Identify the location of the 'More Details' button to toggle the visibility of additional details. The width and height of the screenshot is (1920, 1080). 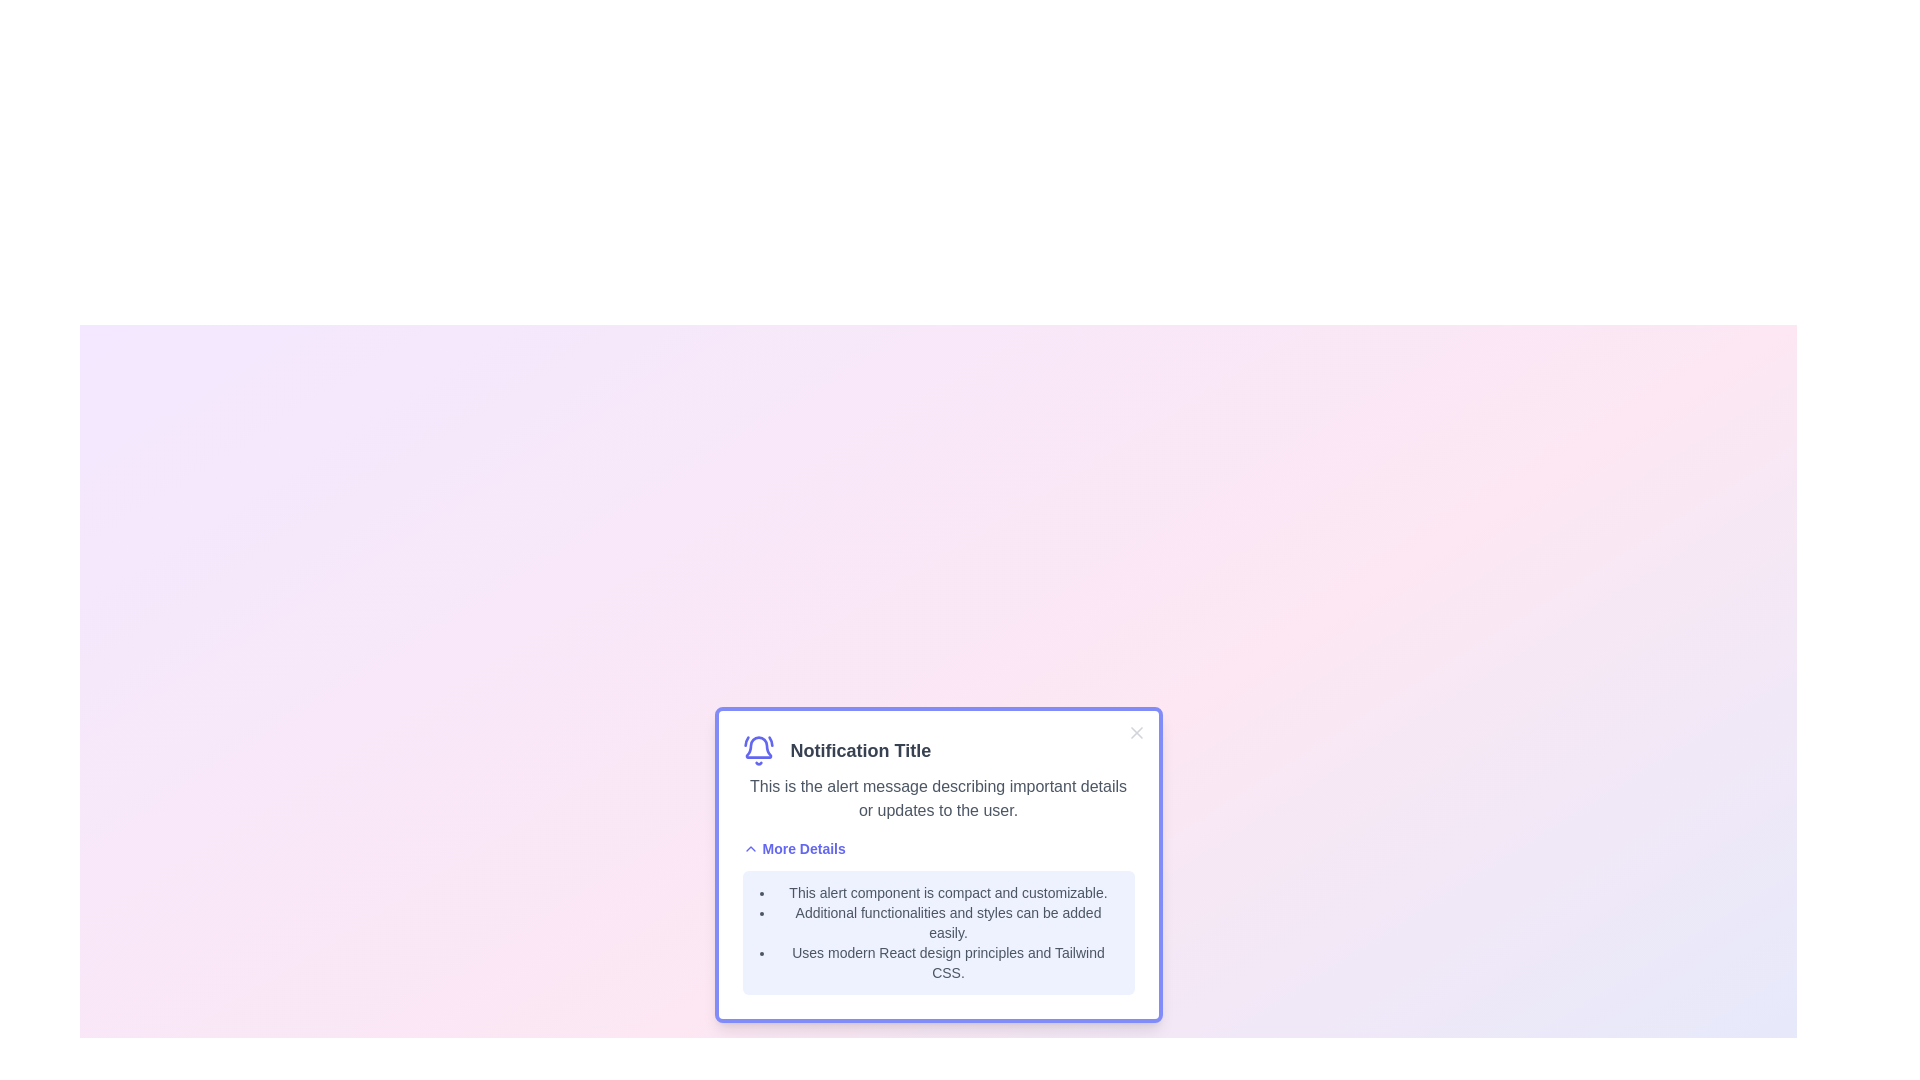
(792, 848).